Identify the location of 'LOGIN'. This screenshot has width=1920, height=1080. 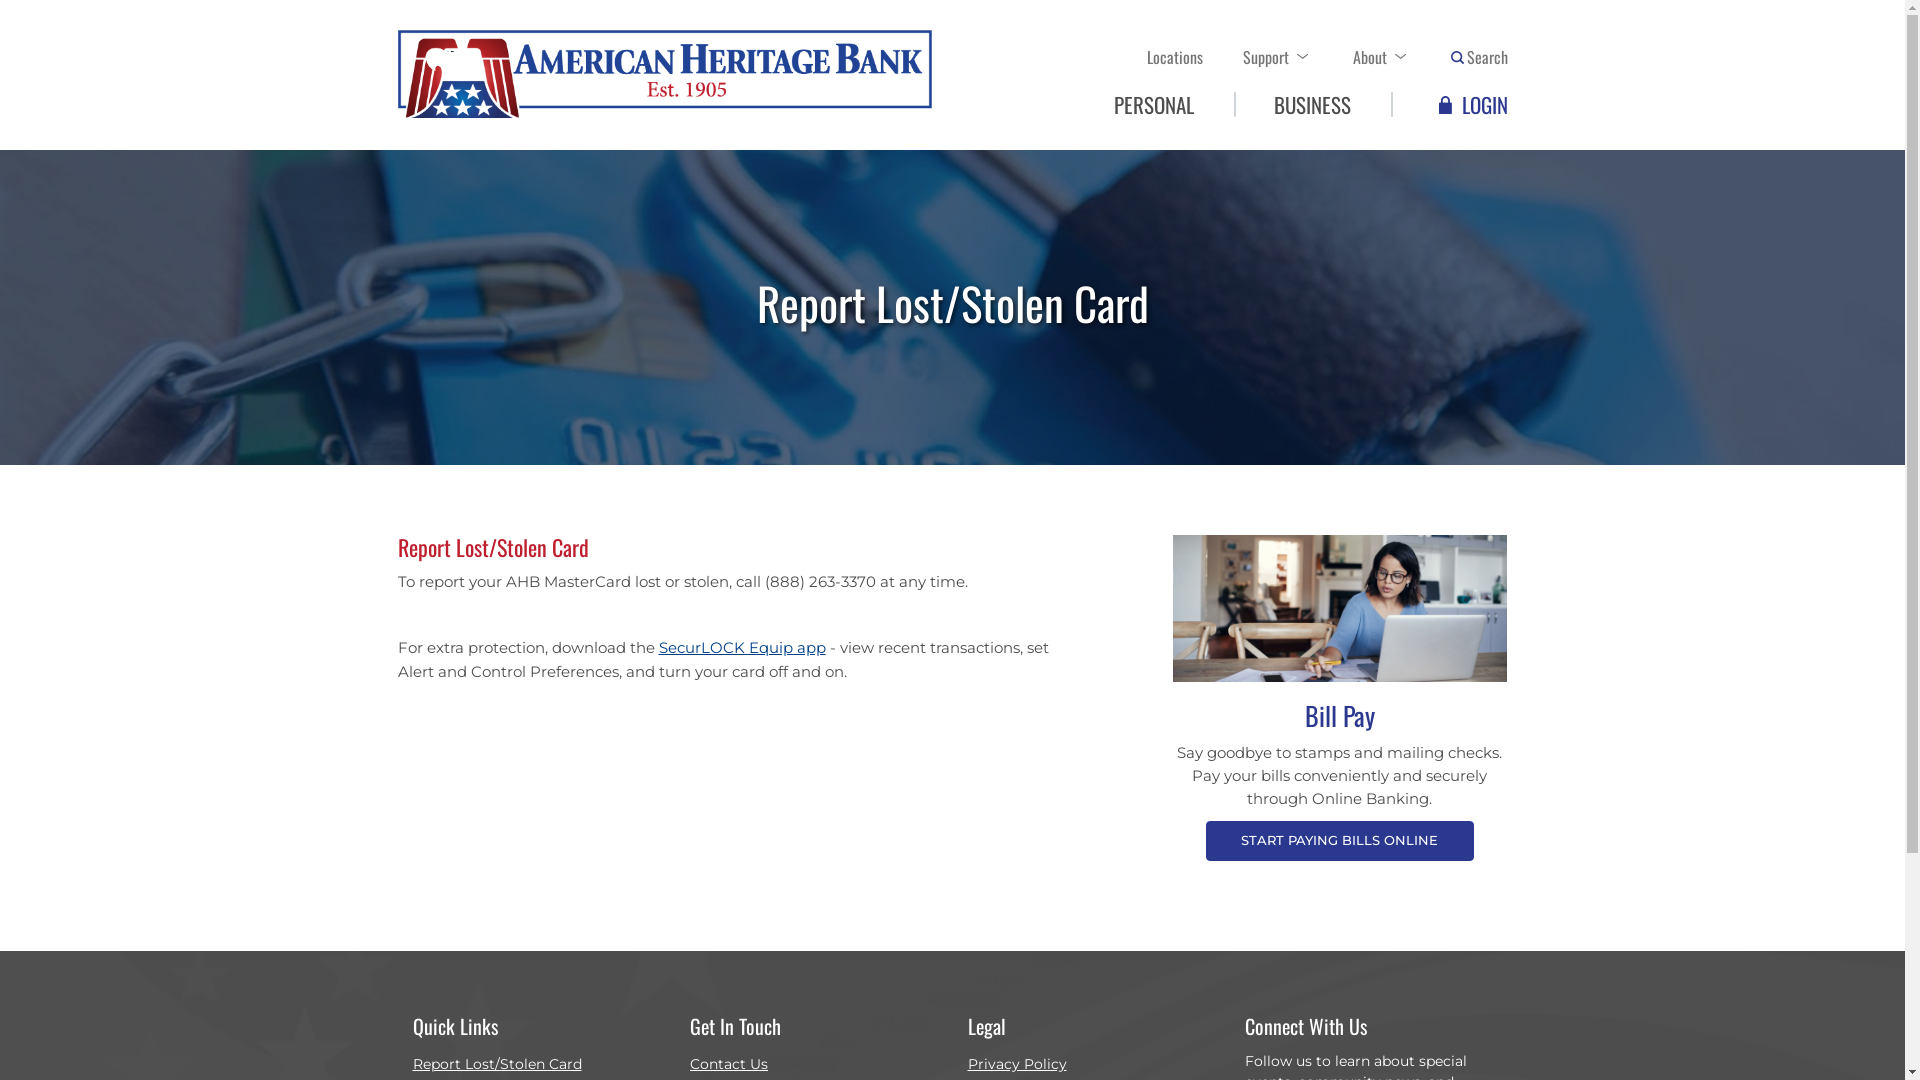
(1474, 104).